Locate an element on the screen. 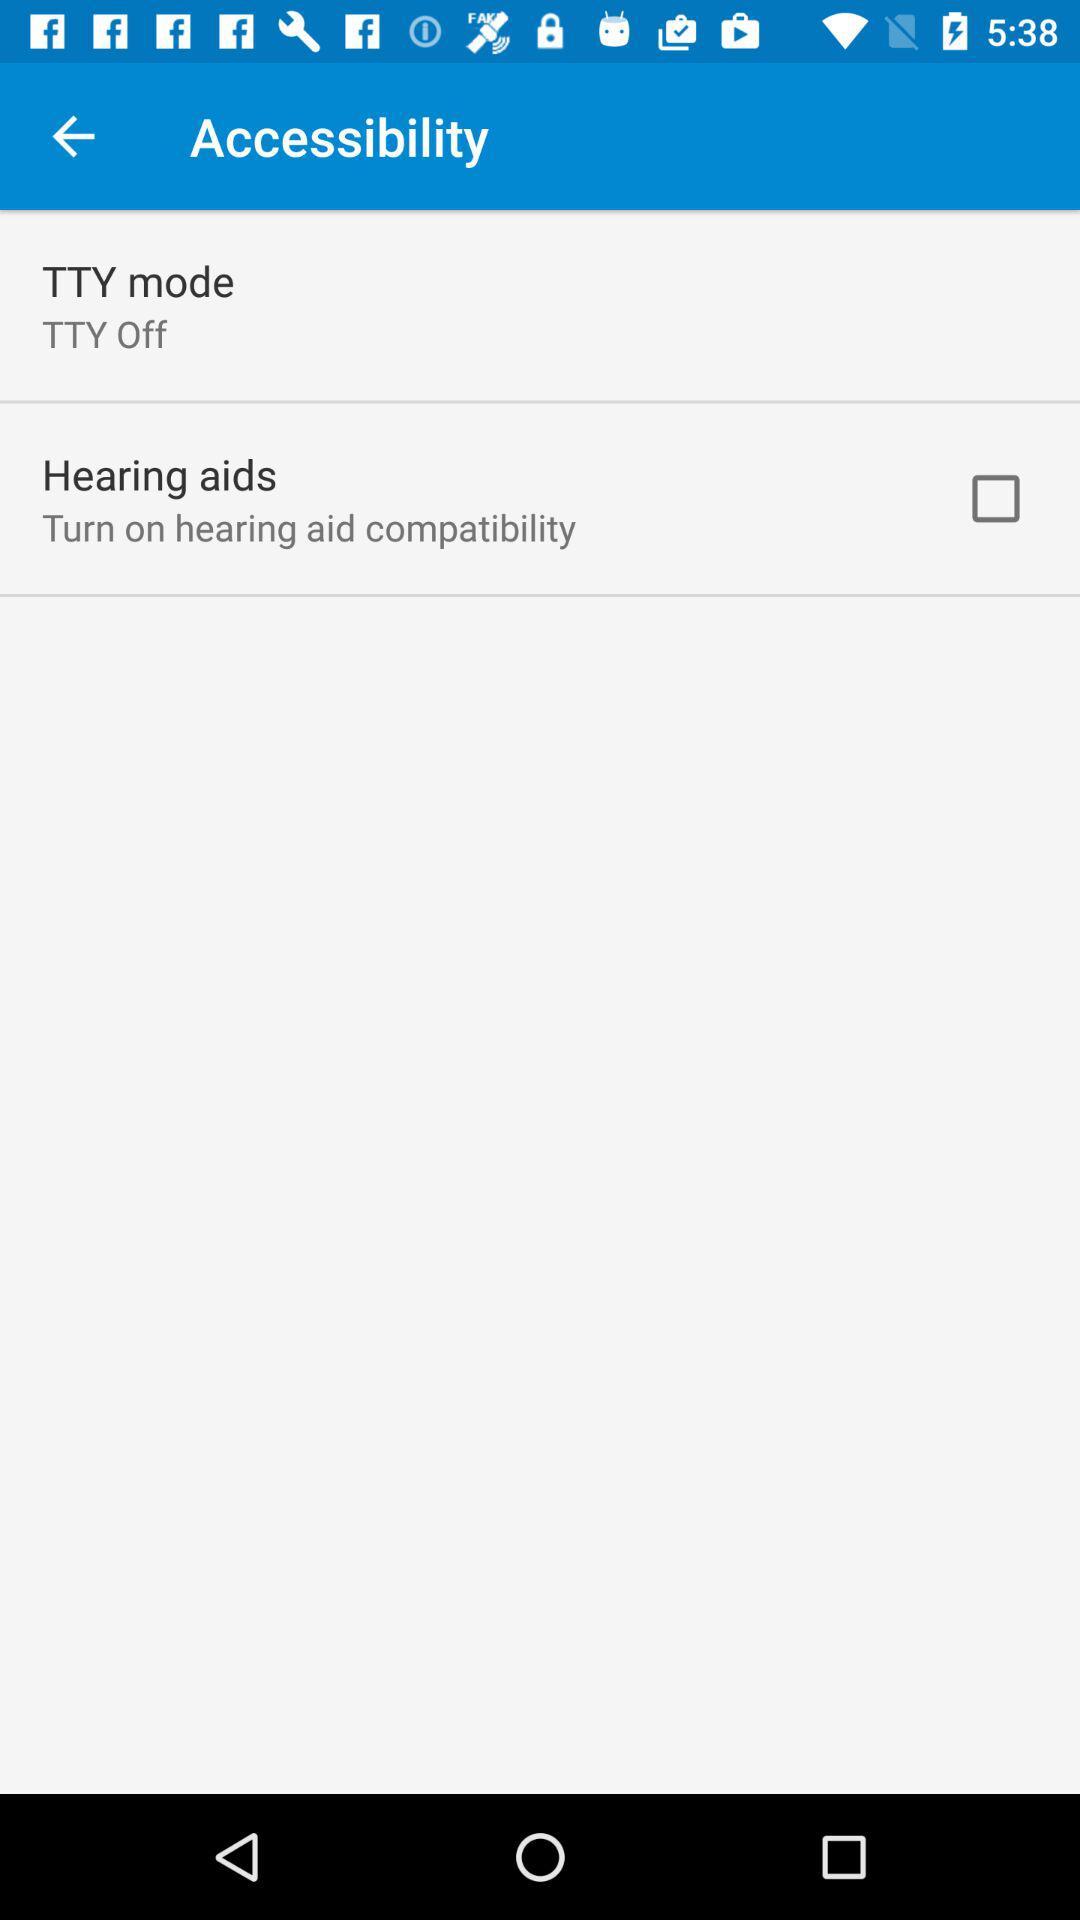 The width and height of the screenshot is (1080, 1920). the item above the hearing aids app is located at coordinates (104, 333).